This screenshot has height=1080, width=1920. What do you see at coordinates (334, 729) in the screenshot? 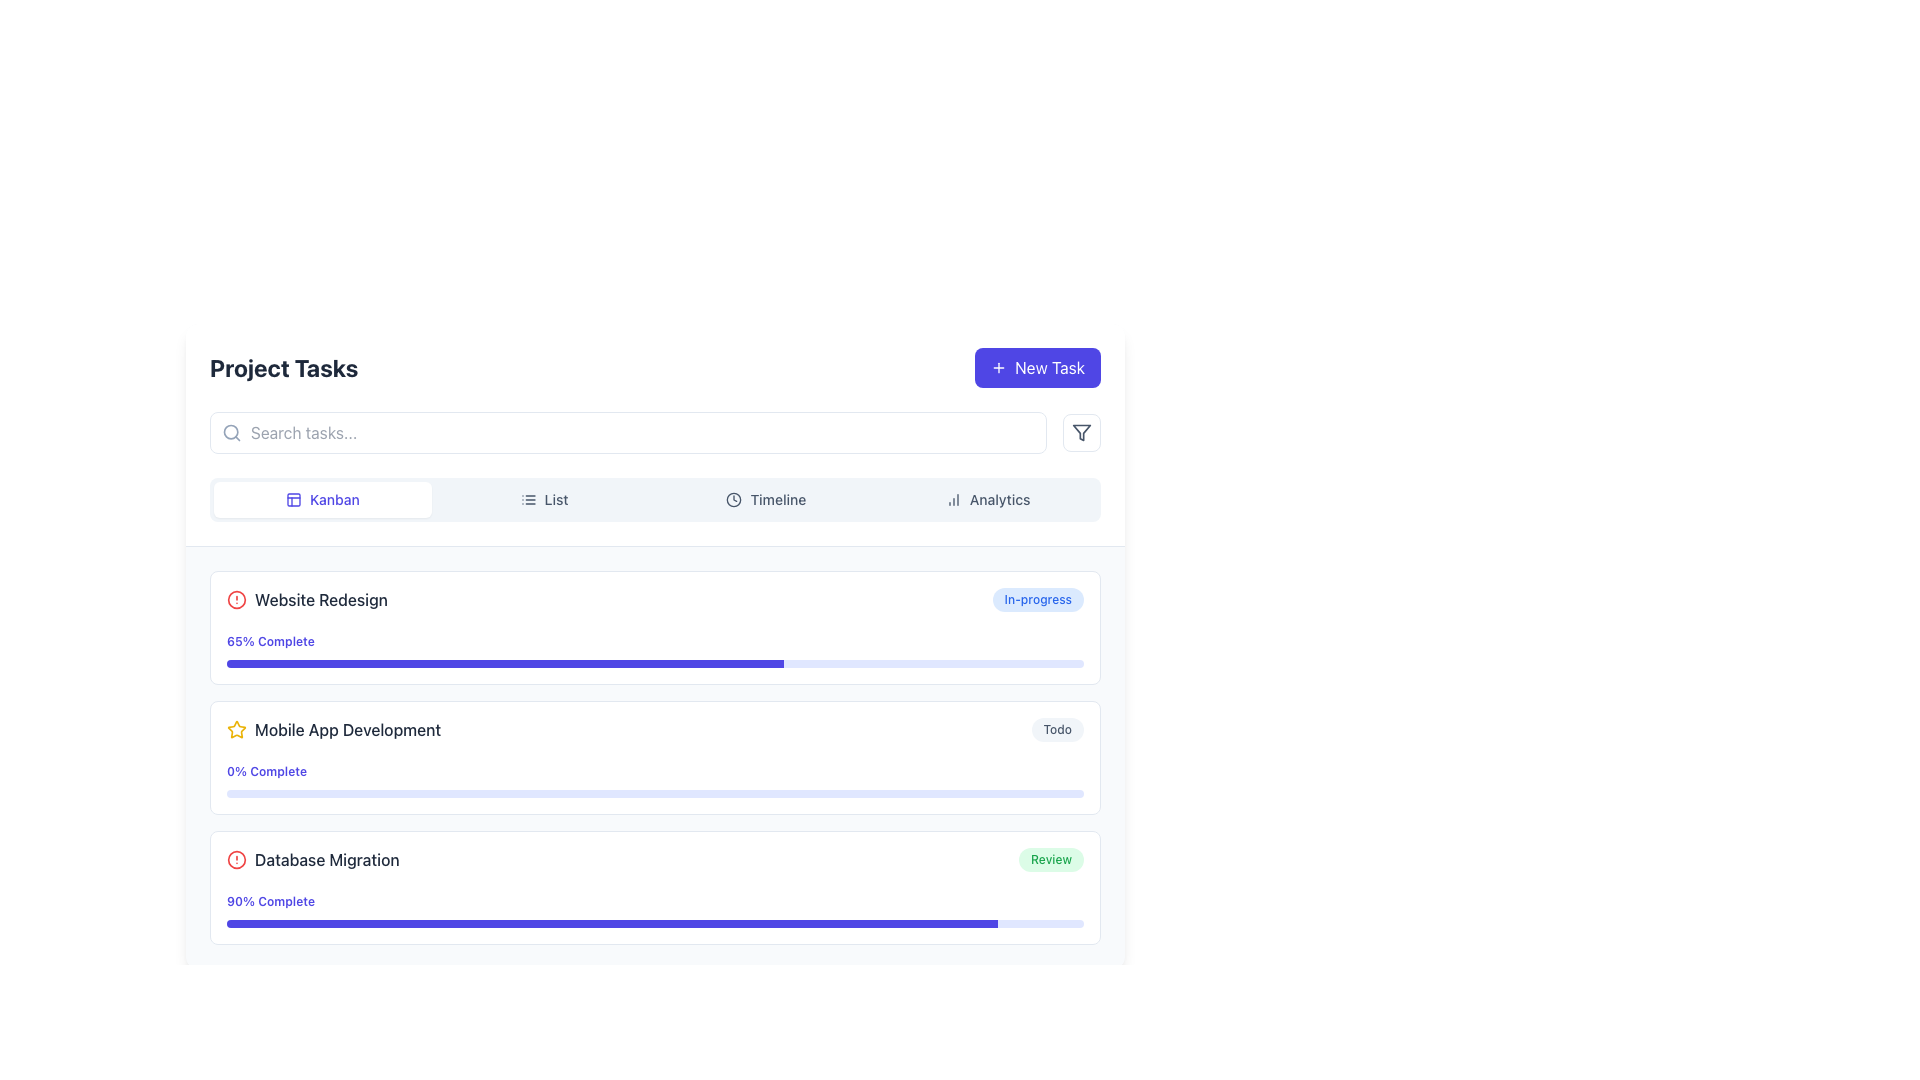
I see `the Task title label 'Mobile App Development' with a yellow-colored outlined star icon, which is the second task in the 'Project Tasks' section` at bounding box center [334, 729].